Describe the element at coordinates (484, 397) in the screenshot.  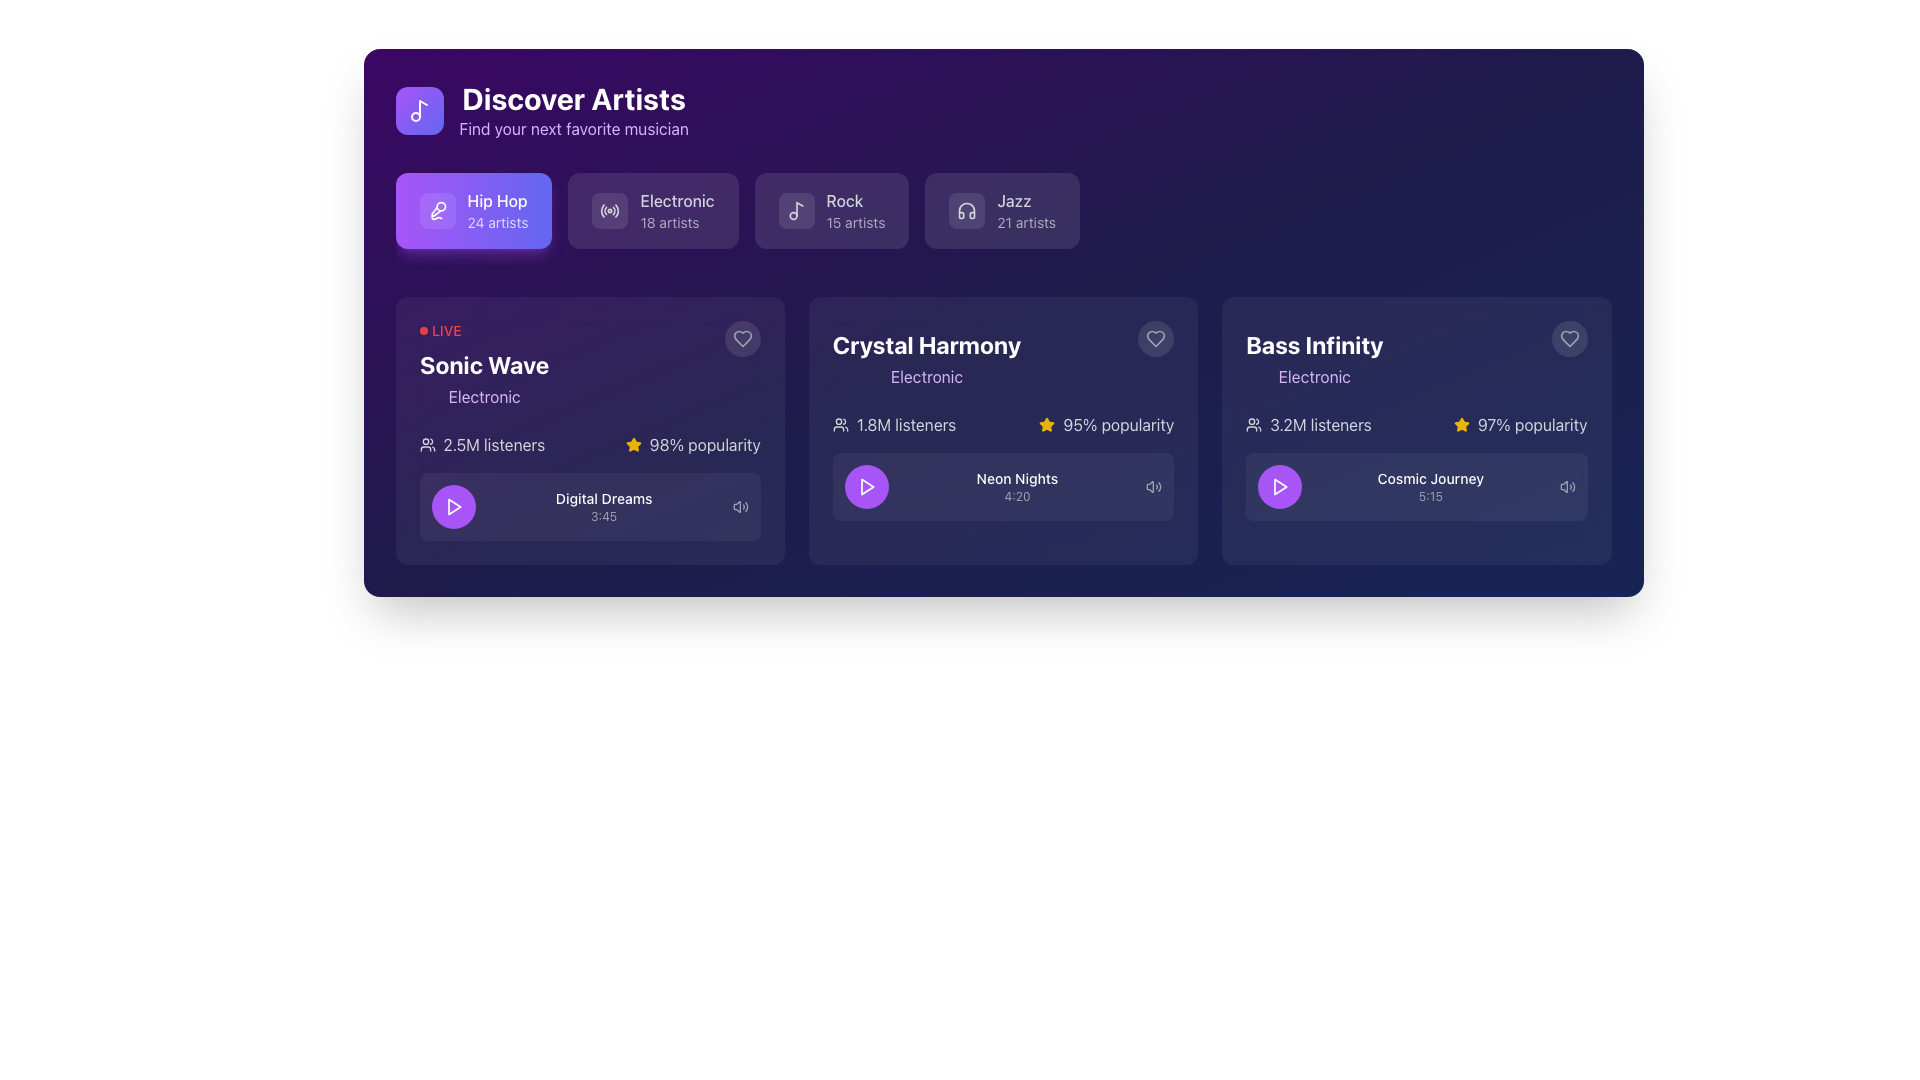
I see `text label indicating the genre of content related to 'Sonic Wave', which is located below the title 'Sonic Wave' in the highlighted card` at that location.